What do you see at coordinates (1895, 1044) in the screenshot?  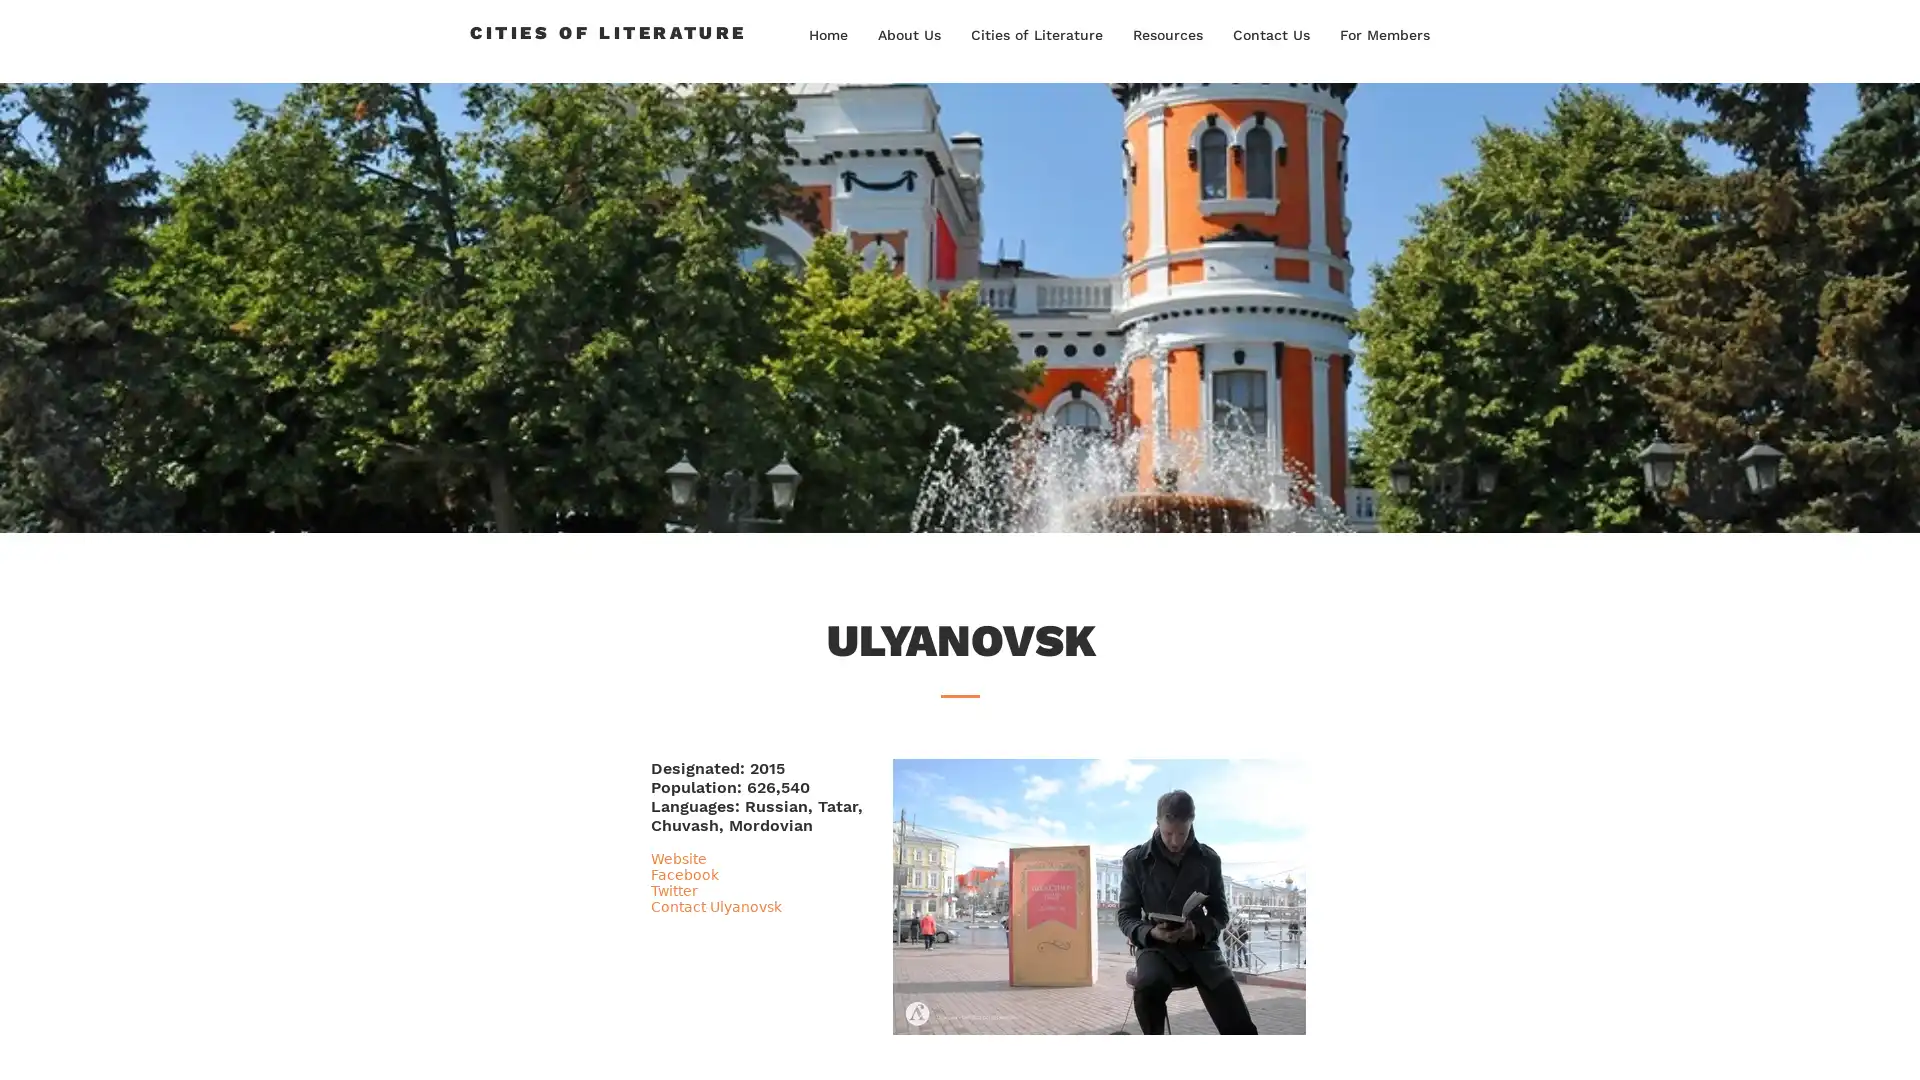 I see `Close` at bounding box center [1895, 1044].